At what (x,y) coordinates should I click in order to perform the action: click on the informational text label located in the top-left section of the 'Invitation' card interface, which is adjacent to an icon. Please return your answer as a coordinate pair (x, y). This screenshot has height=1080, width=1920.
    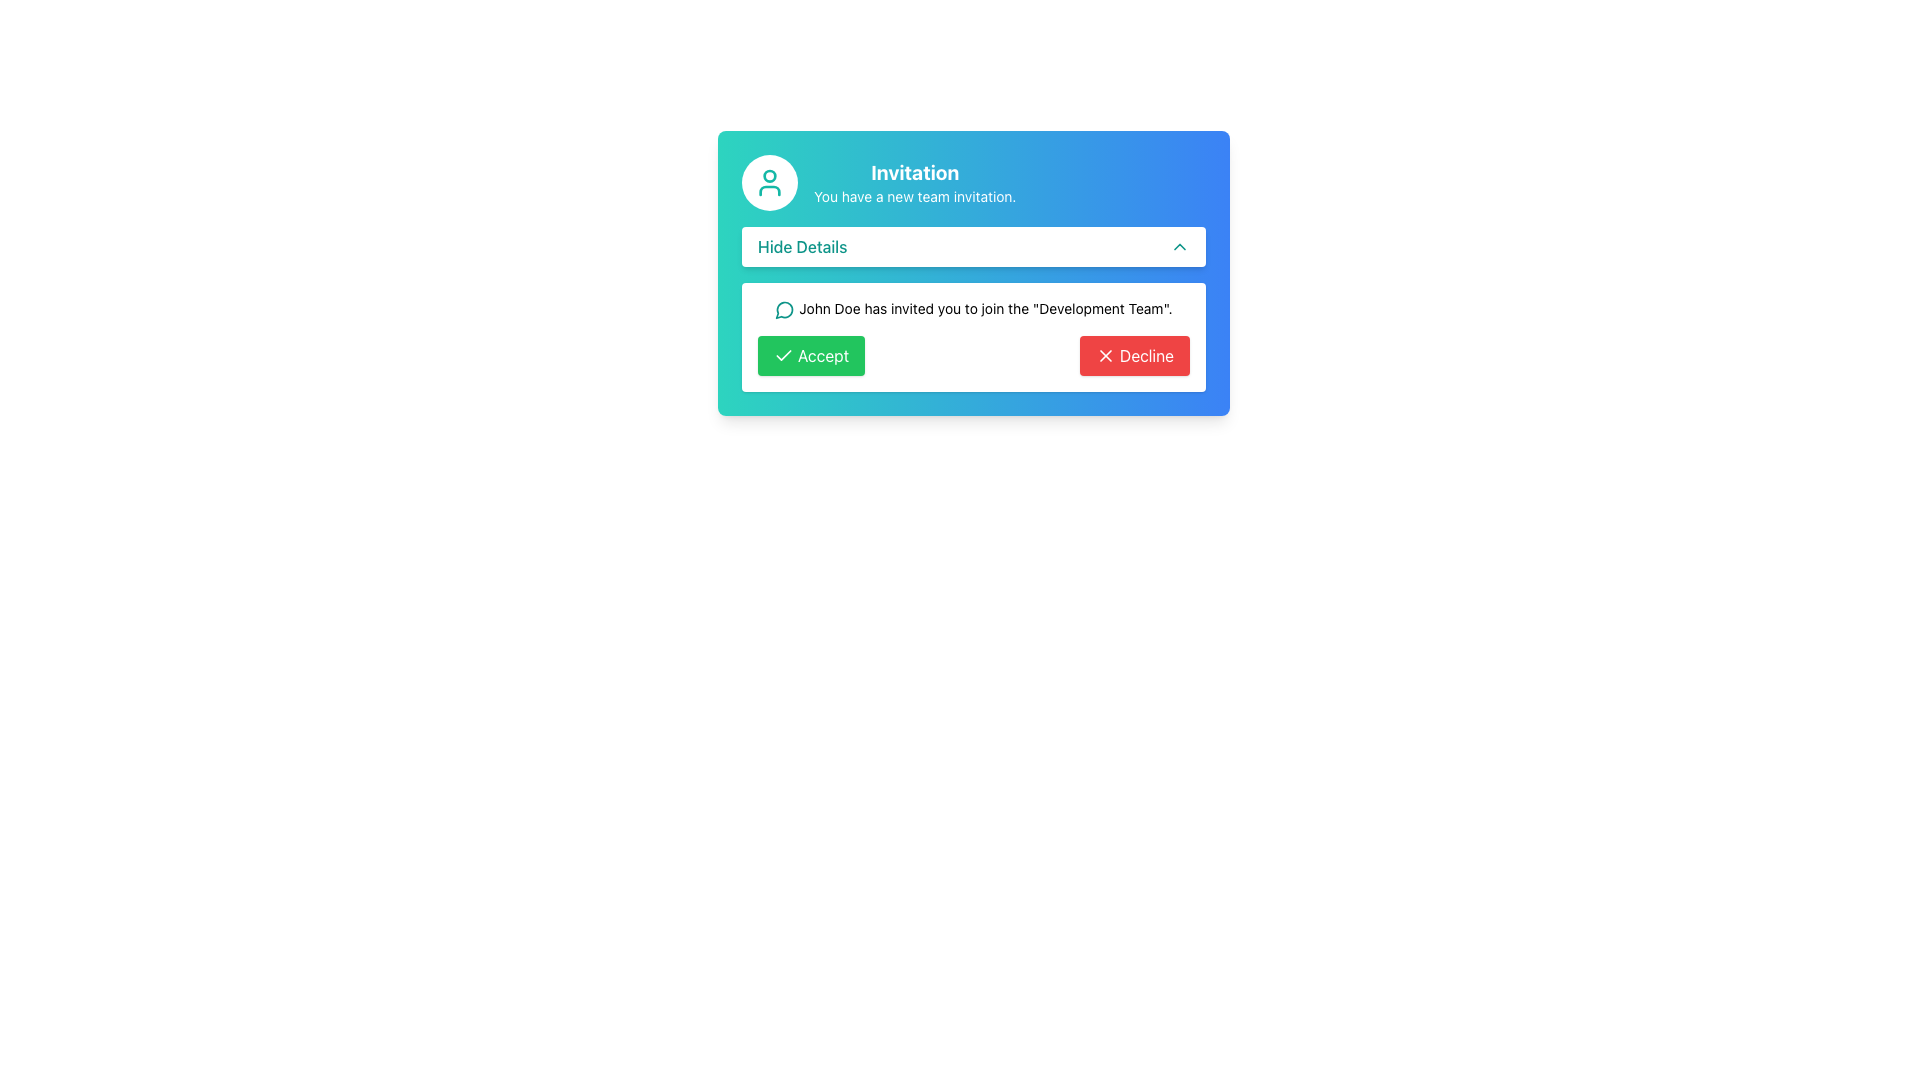
    Looking at the image, I should click on (802, 245).